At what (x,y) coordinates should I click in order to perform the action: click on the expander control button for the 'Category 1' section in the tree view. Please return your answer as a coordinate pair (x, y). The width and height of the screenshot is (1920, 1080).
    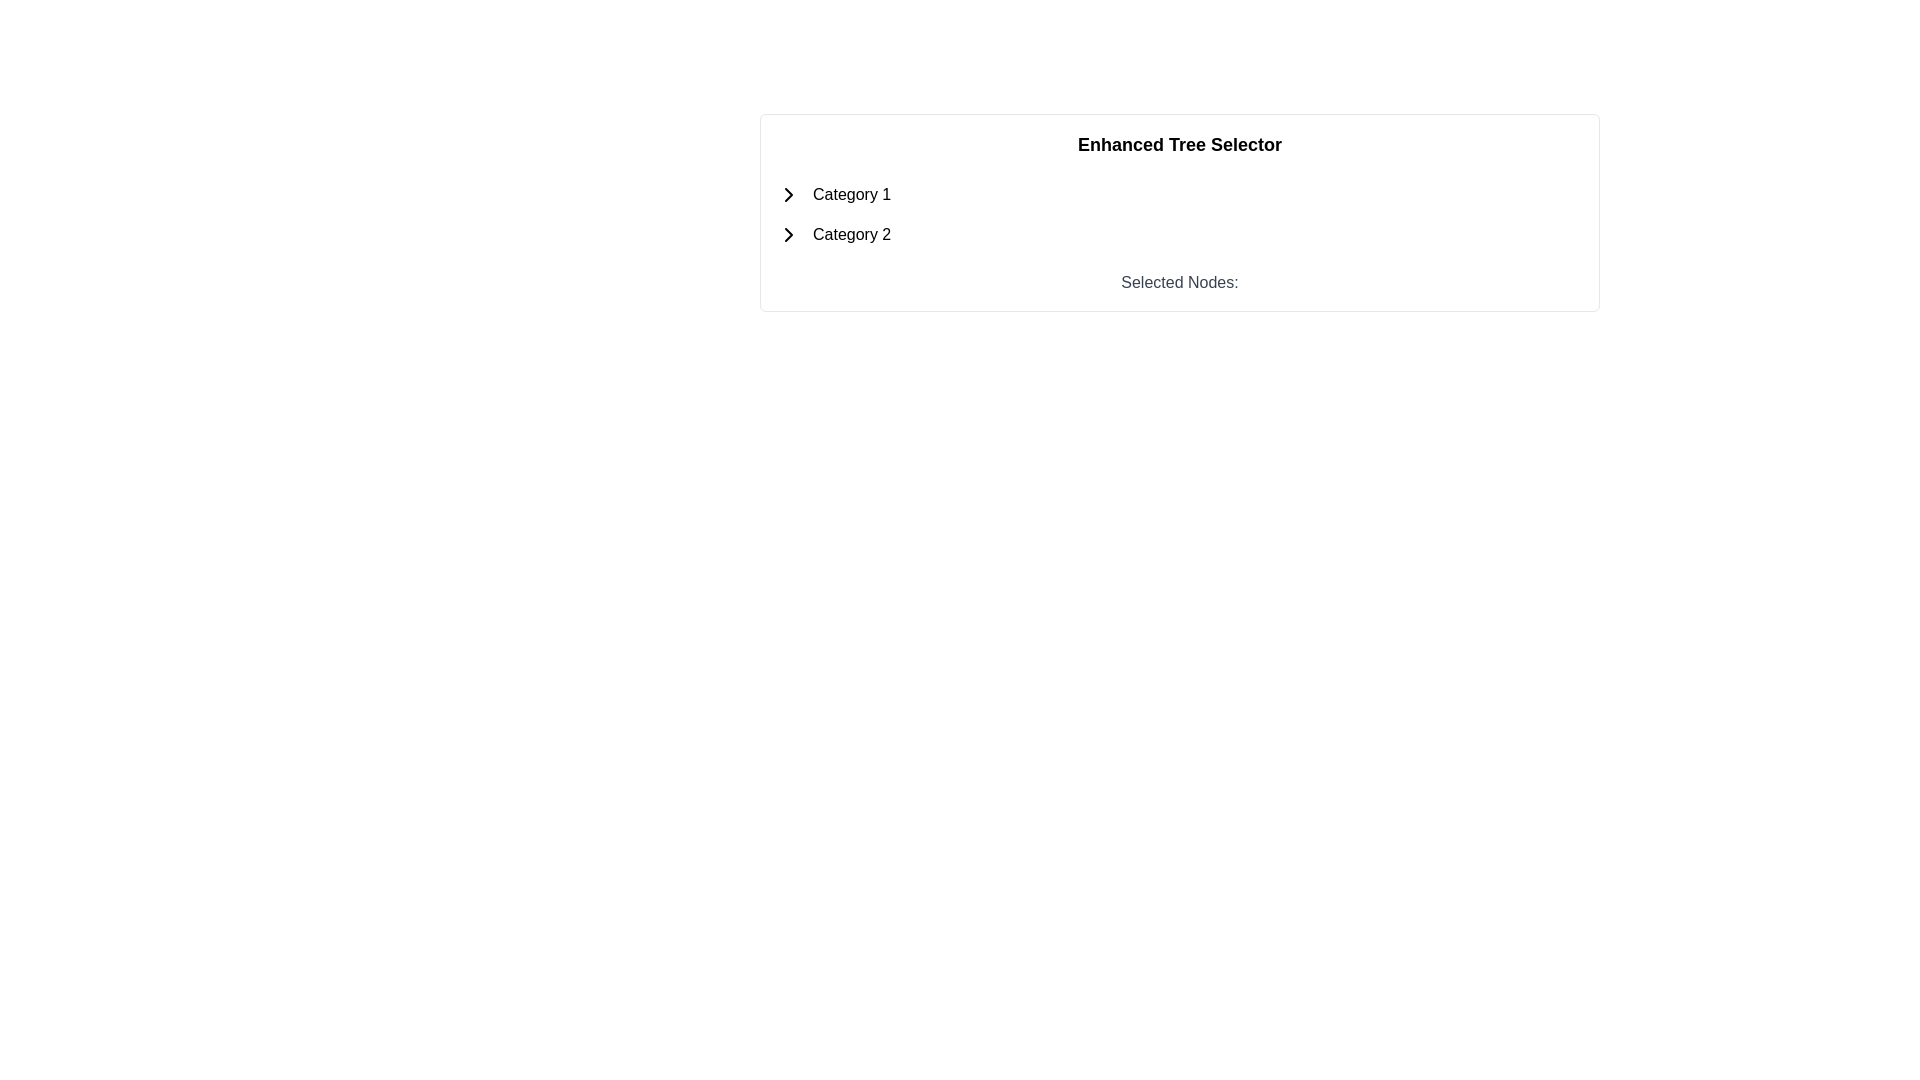
    Looking at the image, I should click on (787, 195).